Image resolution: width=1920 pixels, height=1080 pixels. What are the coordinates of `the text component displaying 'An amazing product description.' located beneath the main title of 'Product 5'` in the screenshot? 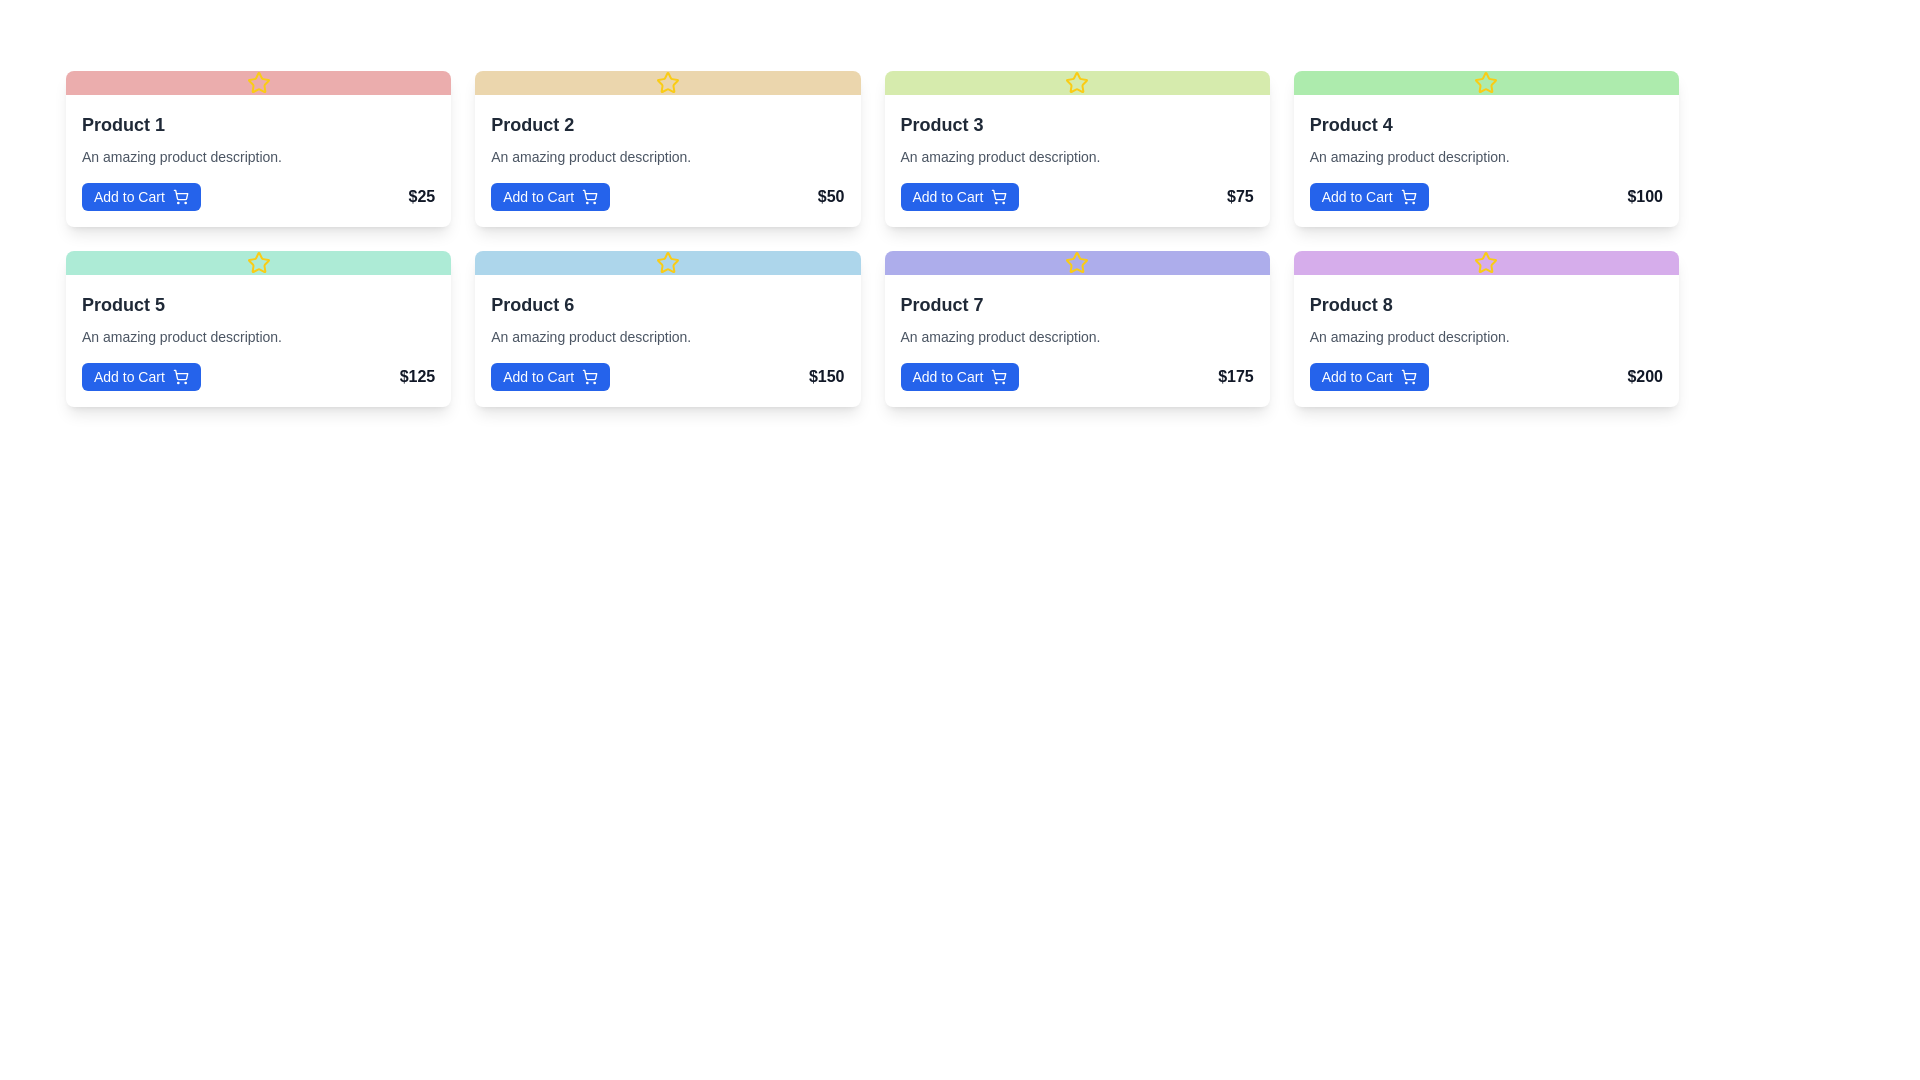 It's located at (182, 335).